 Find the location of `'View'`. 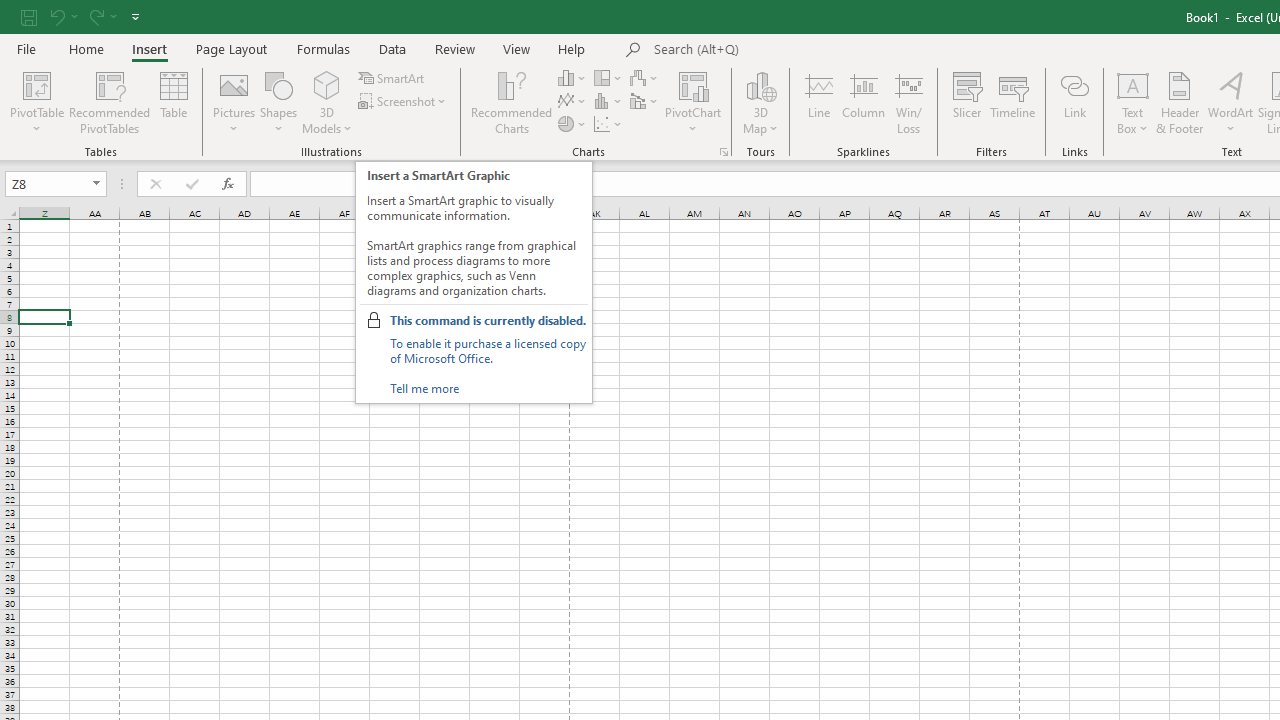

'View' is located at coordinates (517, 48).